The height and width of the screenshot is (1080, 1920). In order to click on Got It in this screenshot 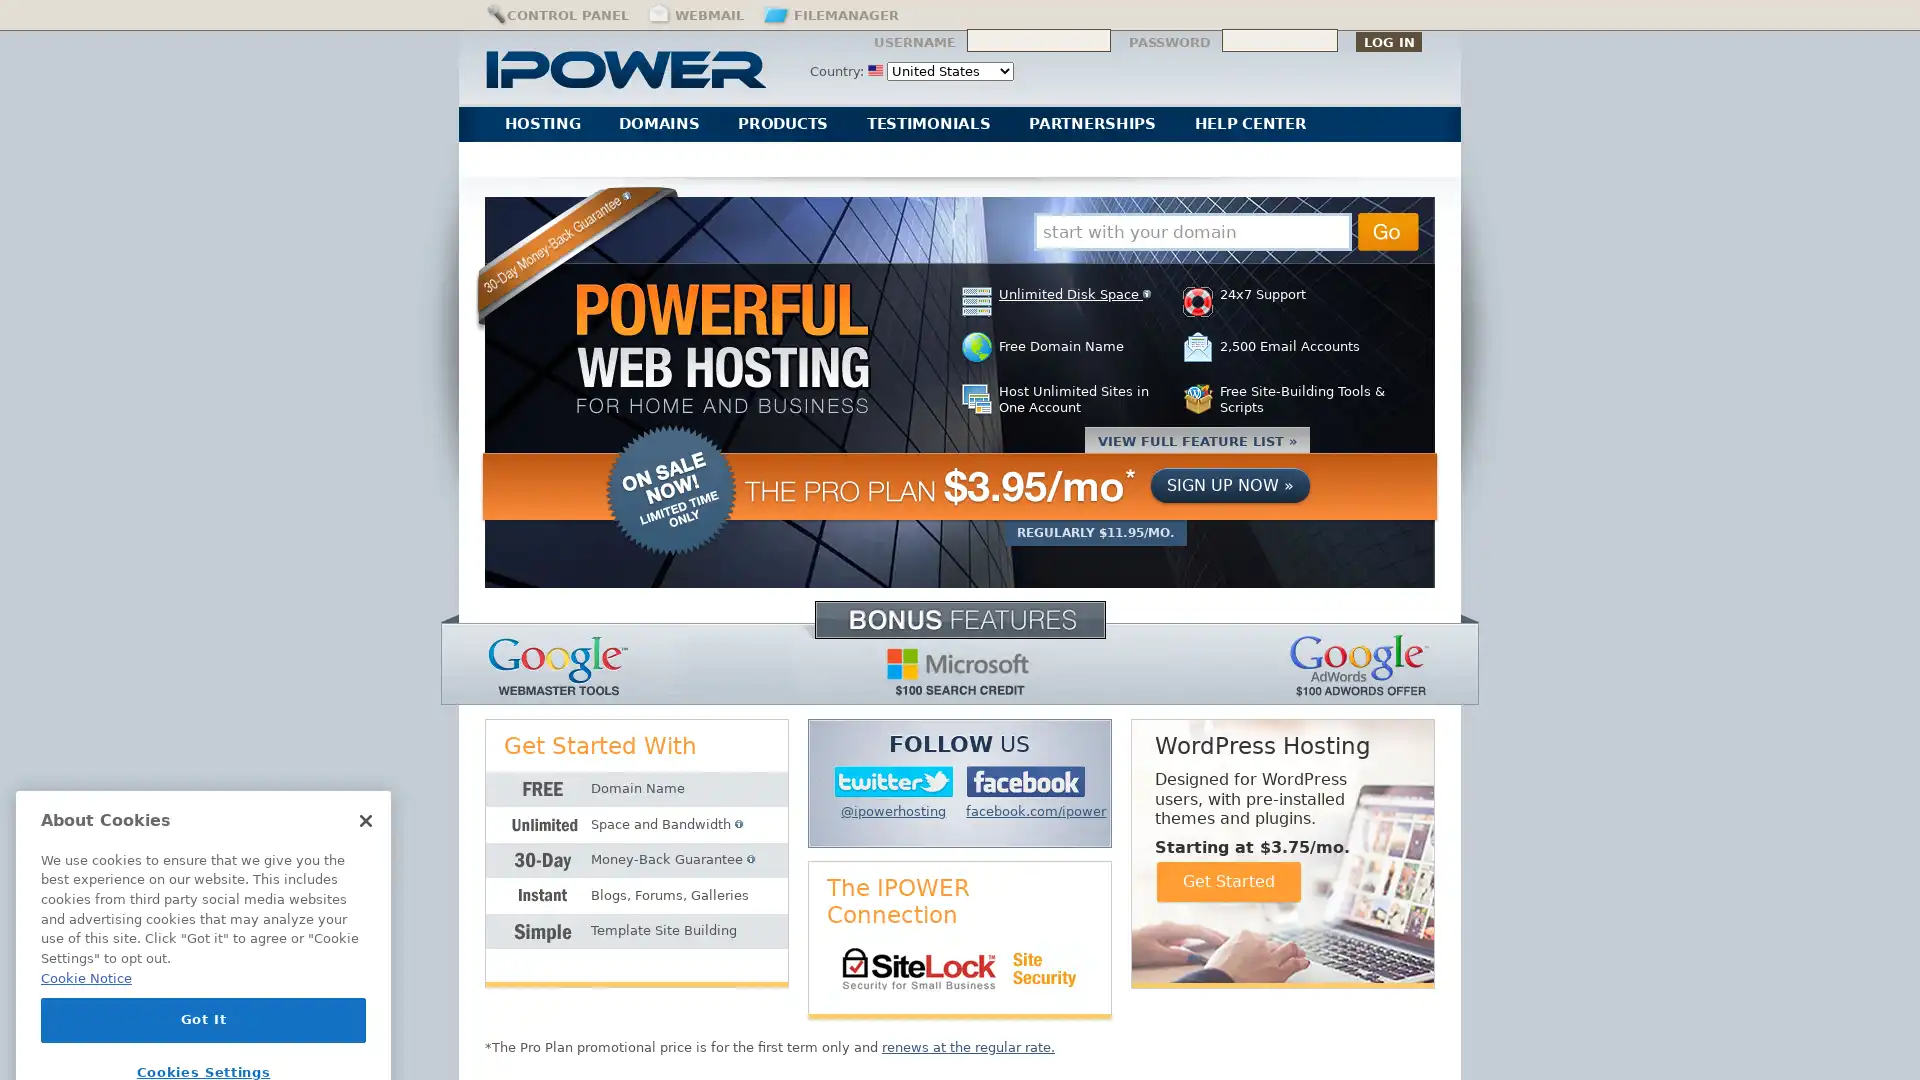, I will do `click(203, 948)`.